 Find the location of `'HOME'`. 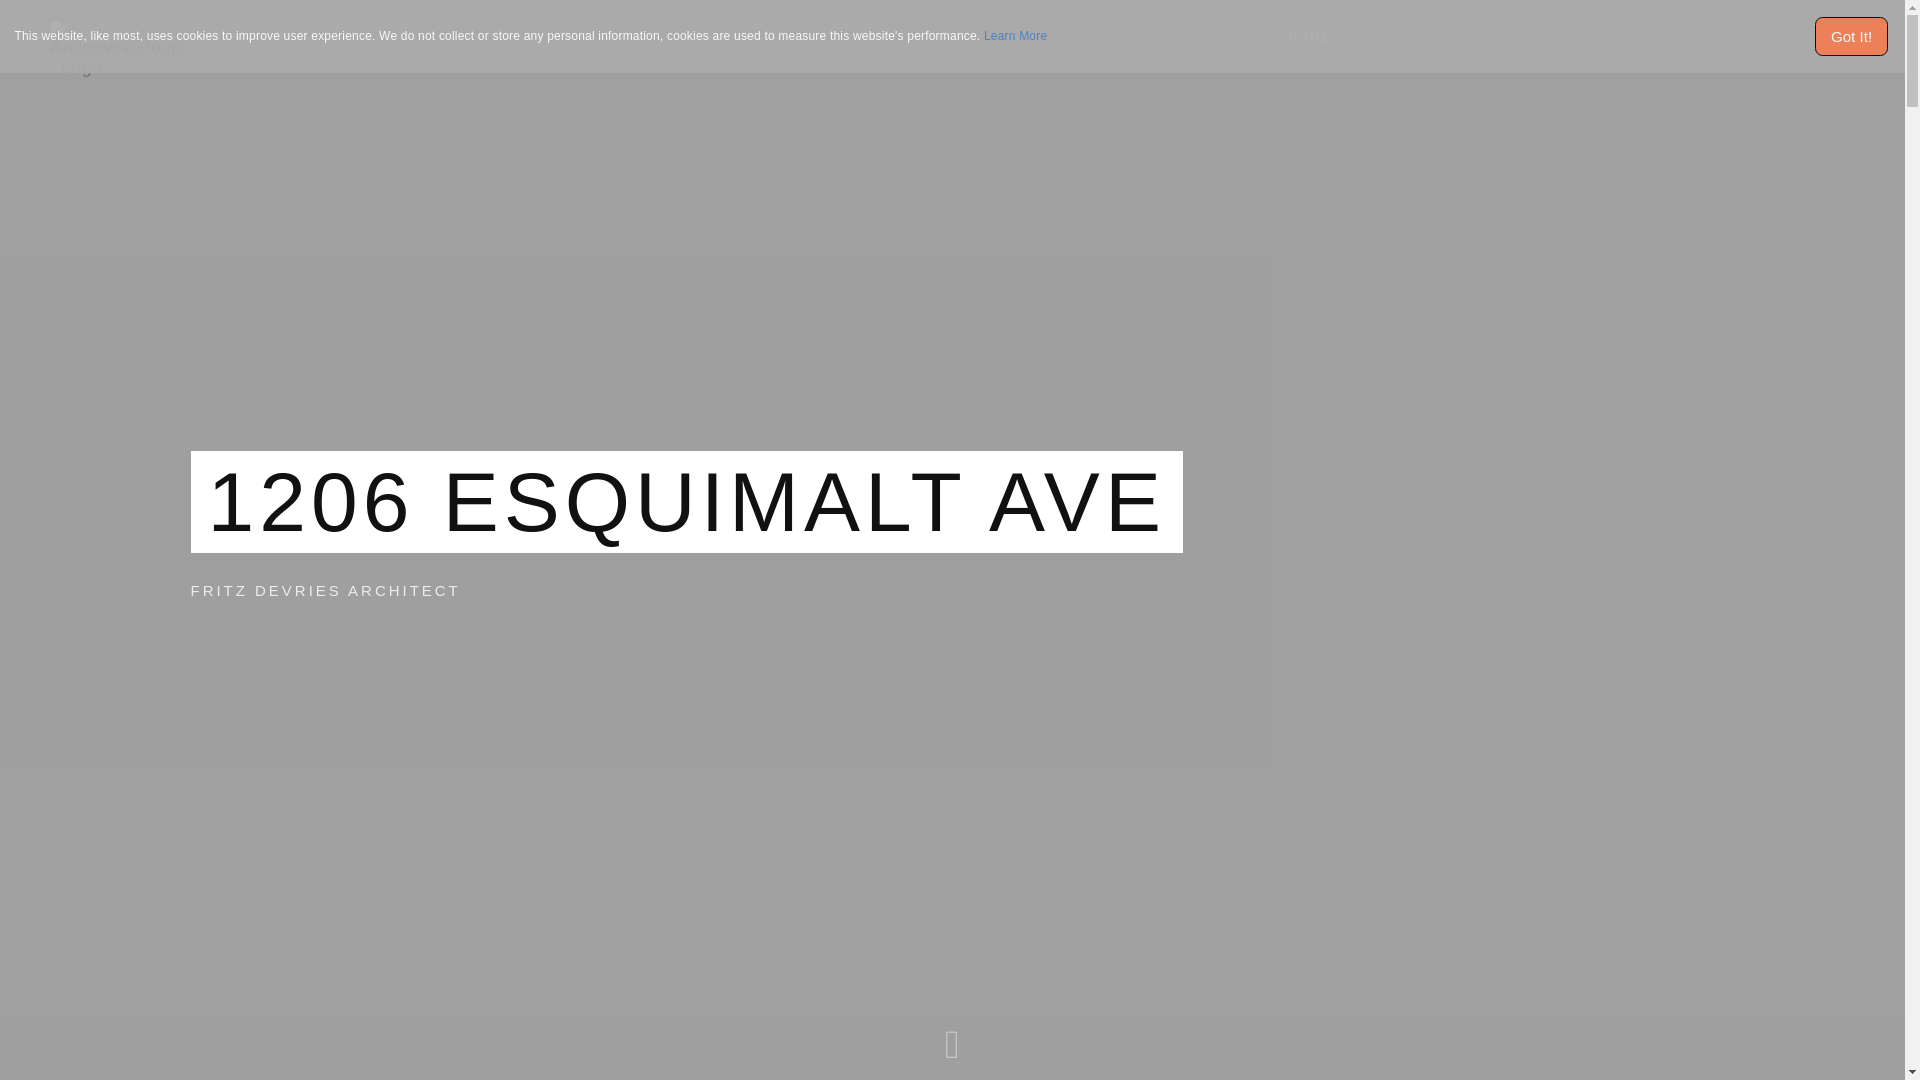

'HOME' is located at coordinates (1272, 37).